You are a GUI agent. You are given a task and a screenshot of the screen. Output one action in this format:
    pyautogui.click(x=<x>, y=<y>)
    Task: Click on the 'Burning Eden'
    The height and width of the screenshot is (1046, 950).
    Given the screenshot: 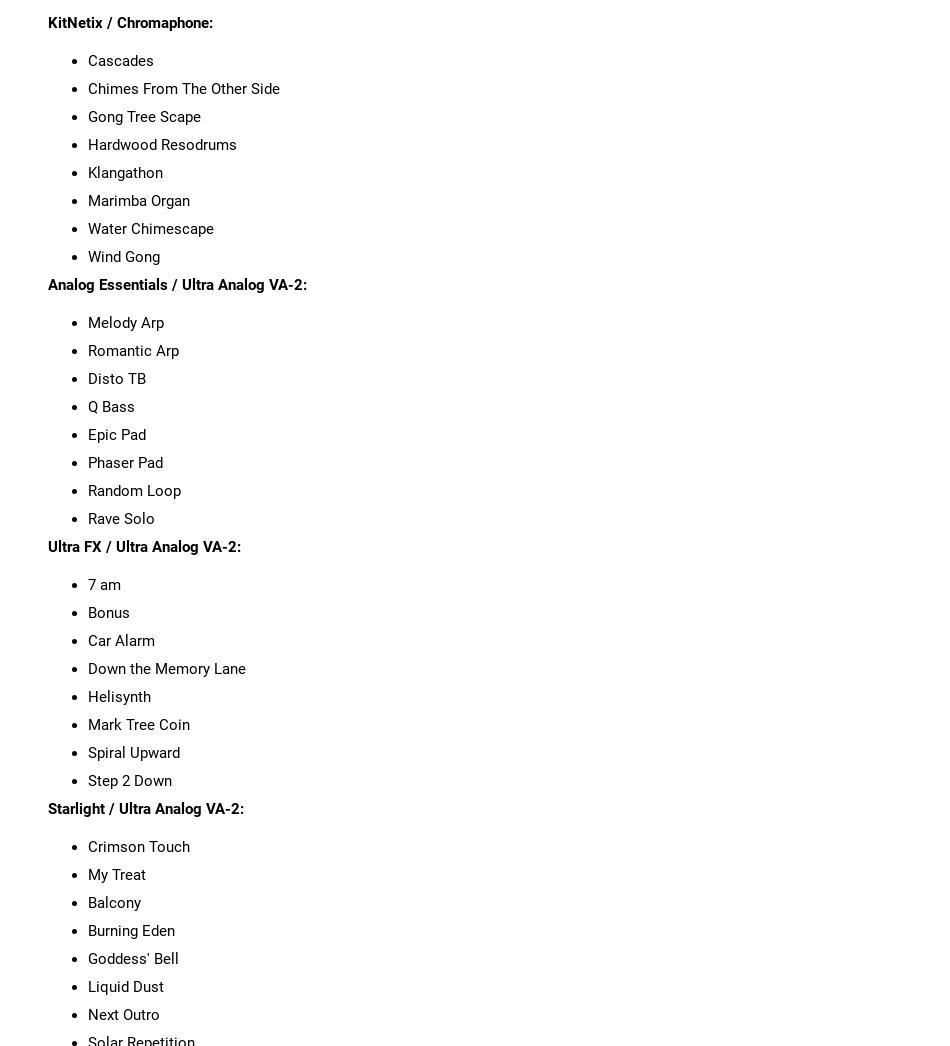 What is the action you would take?
    pyautogui.click(x=130, y=929)
    